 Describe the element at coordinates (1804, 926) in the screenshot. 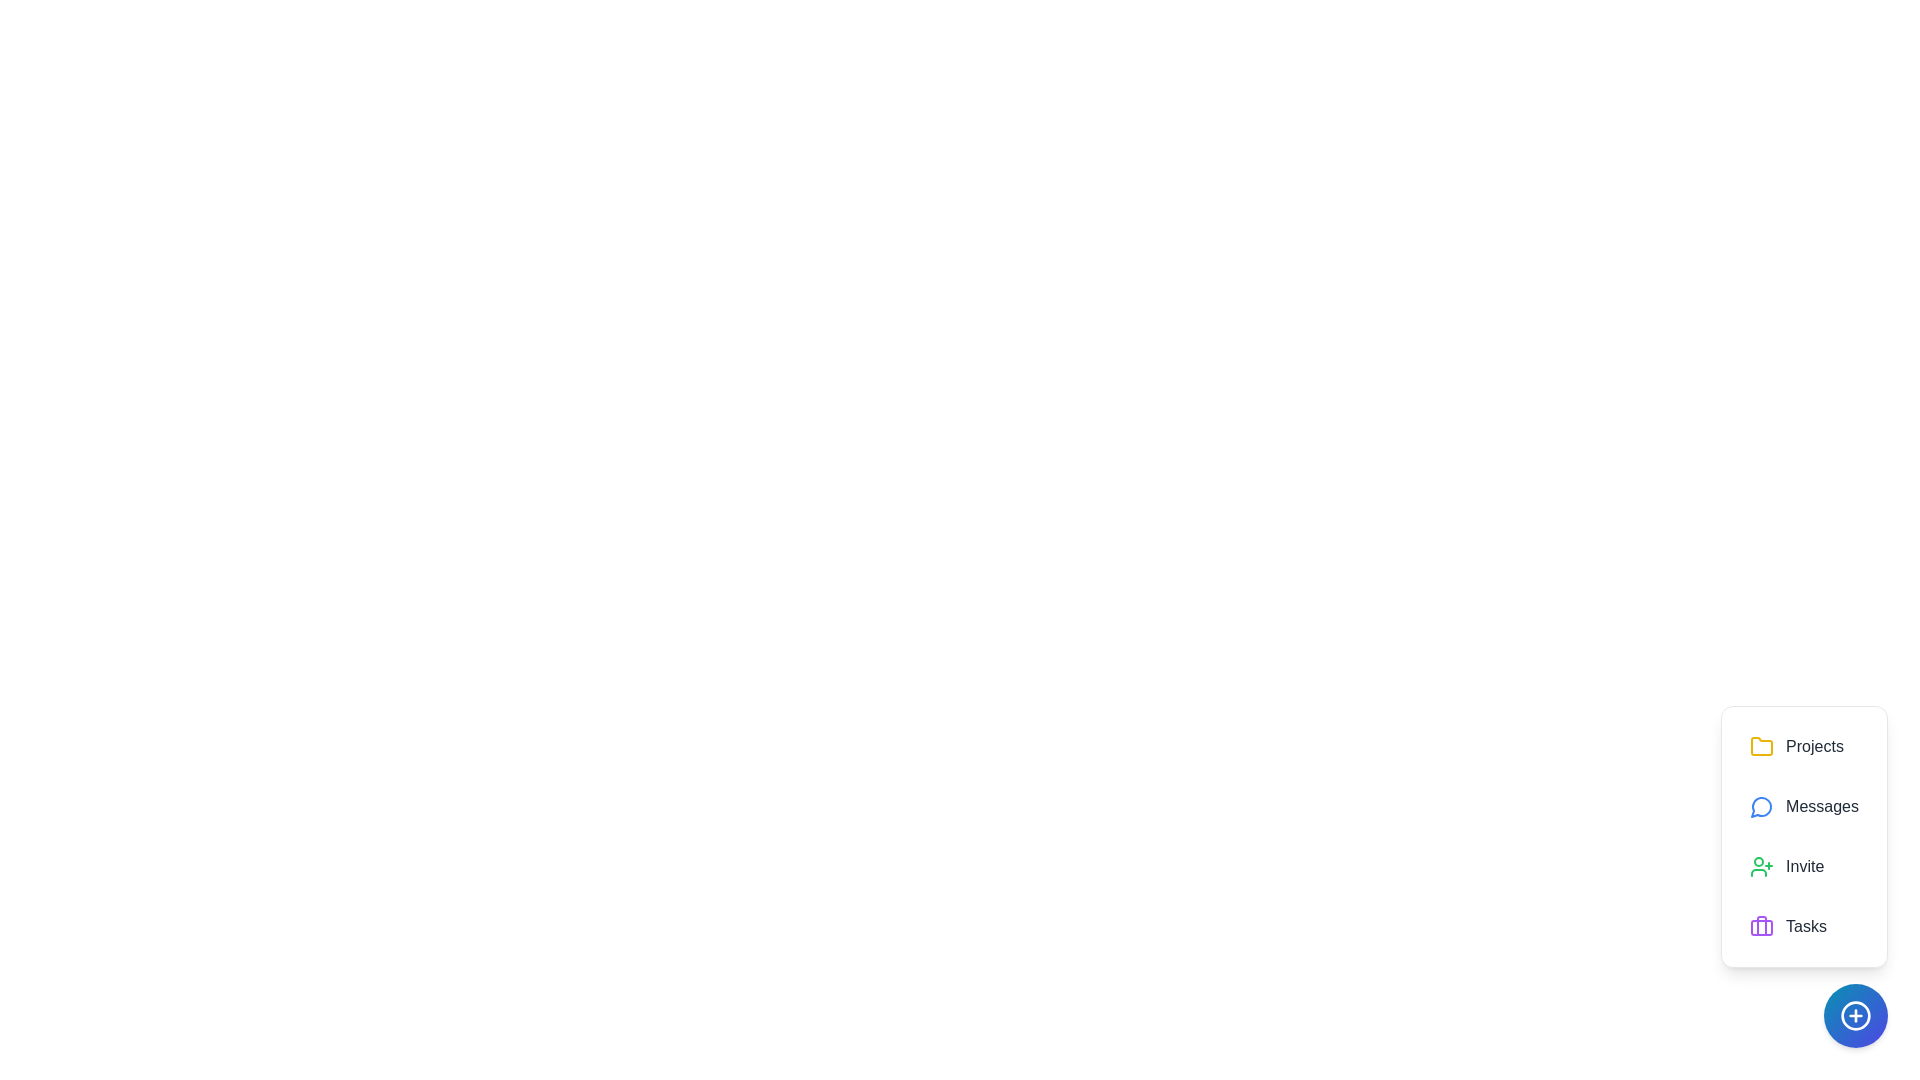

I see `the menu item corresponding to Tasks` at that location.